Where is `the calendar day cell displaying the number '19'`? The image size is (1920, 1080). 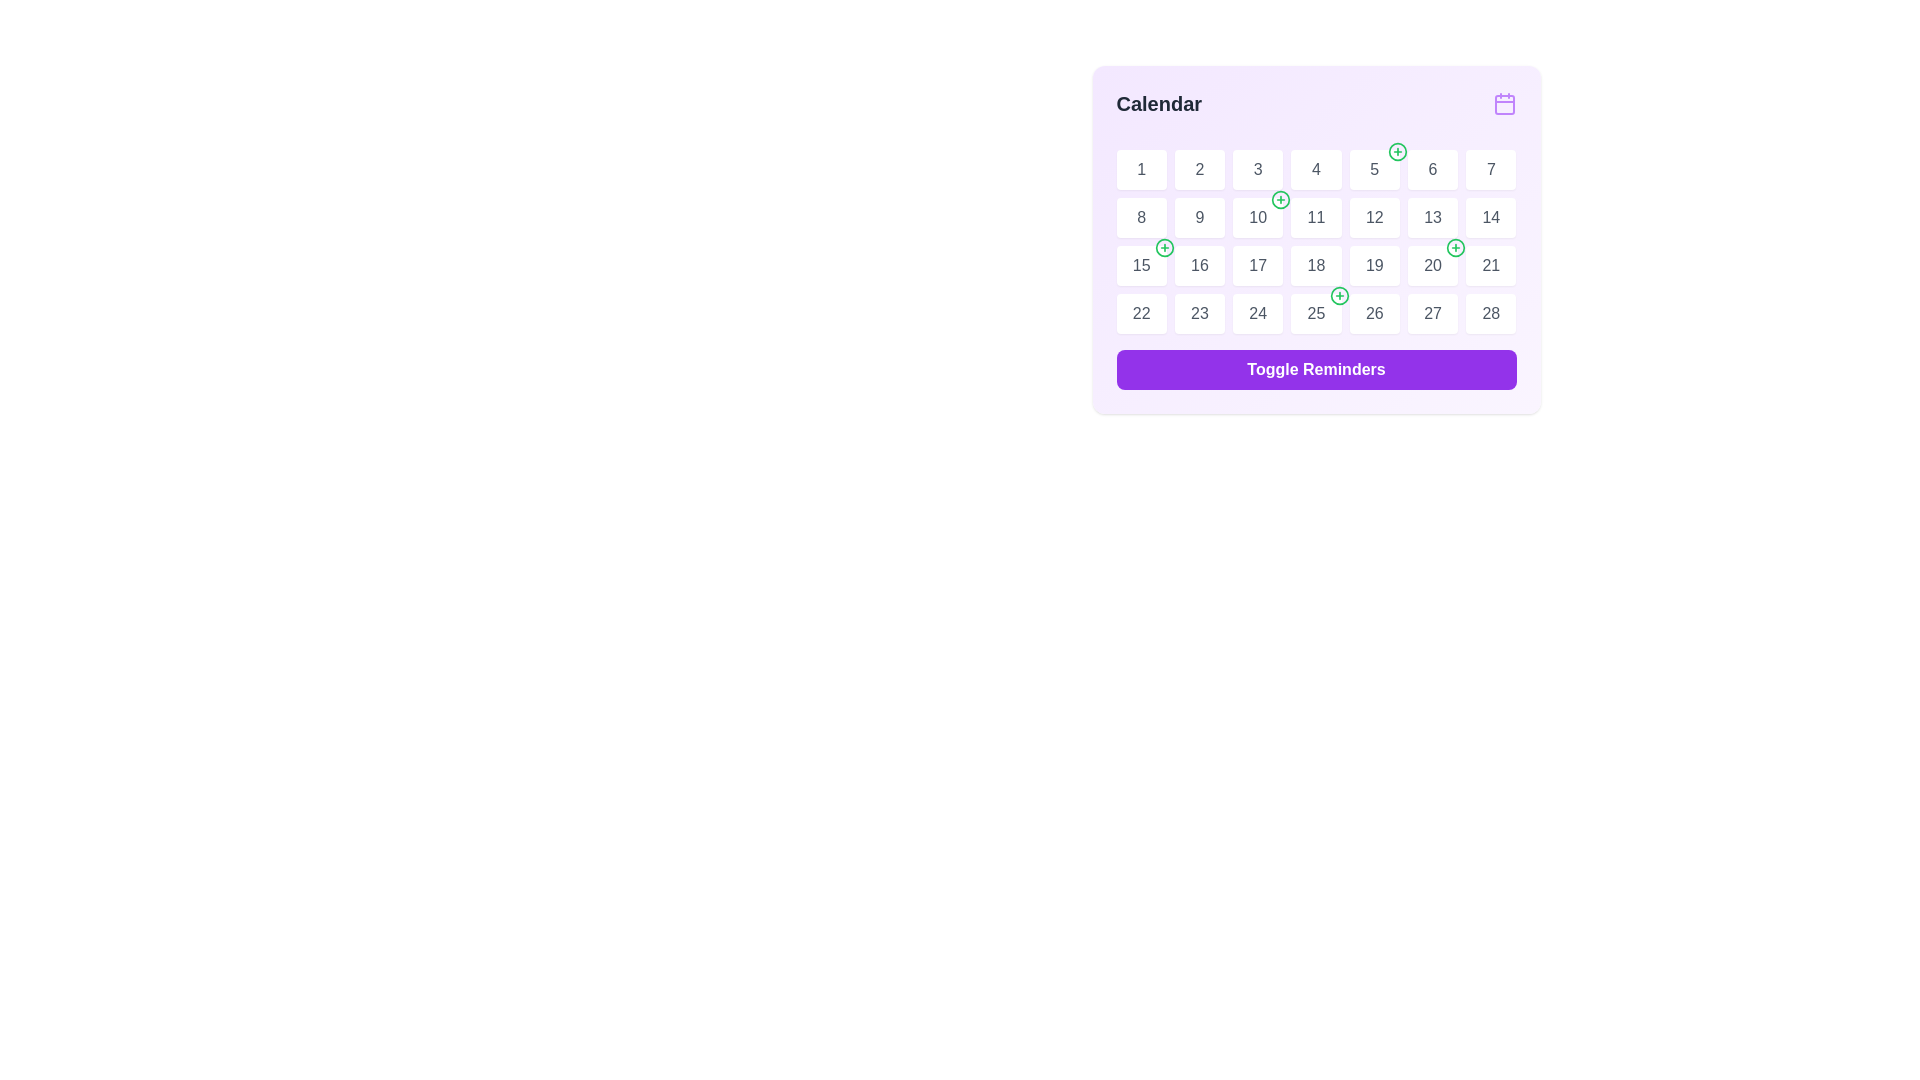
the calendar day cell displaying the number '19' is located at coordinates (1373, 265).